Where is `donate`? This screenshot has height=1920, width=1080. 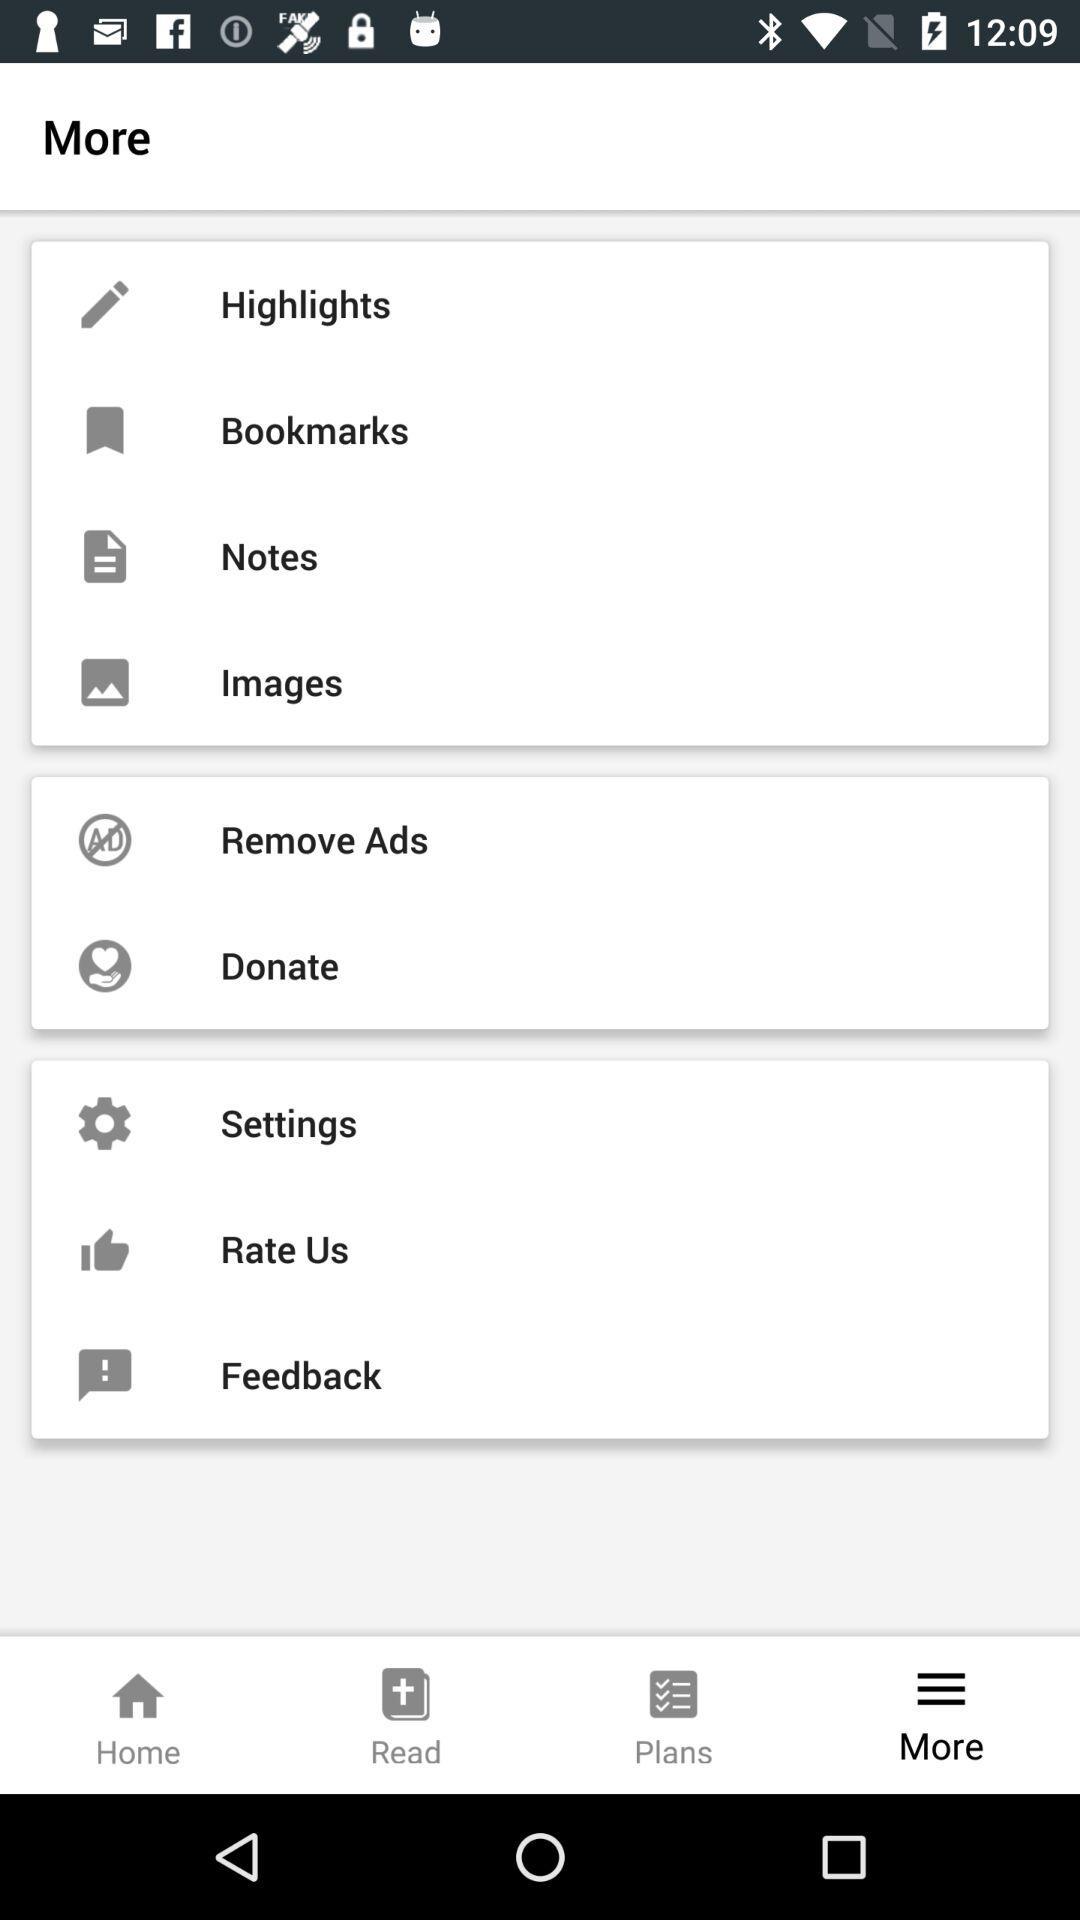
donate is located at coordinates (540, 965).